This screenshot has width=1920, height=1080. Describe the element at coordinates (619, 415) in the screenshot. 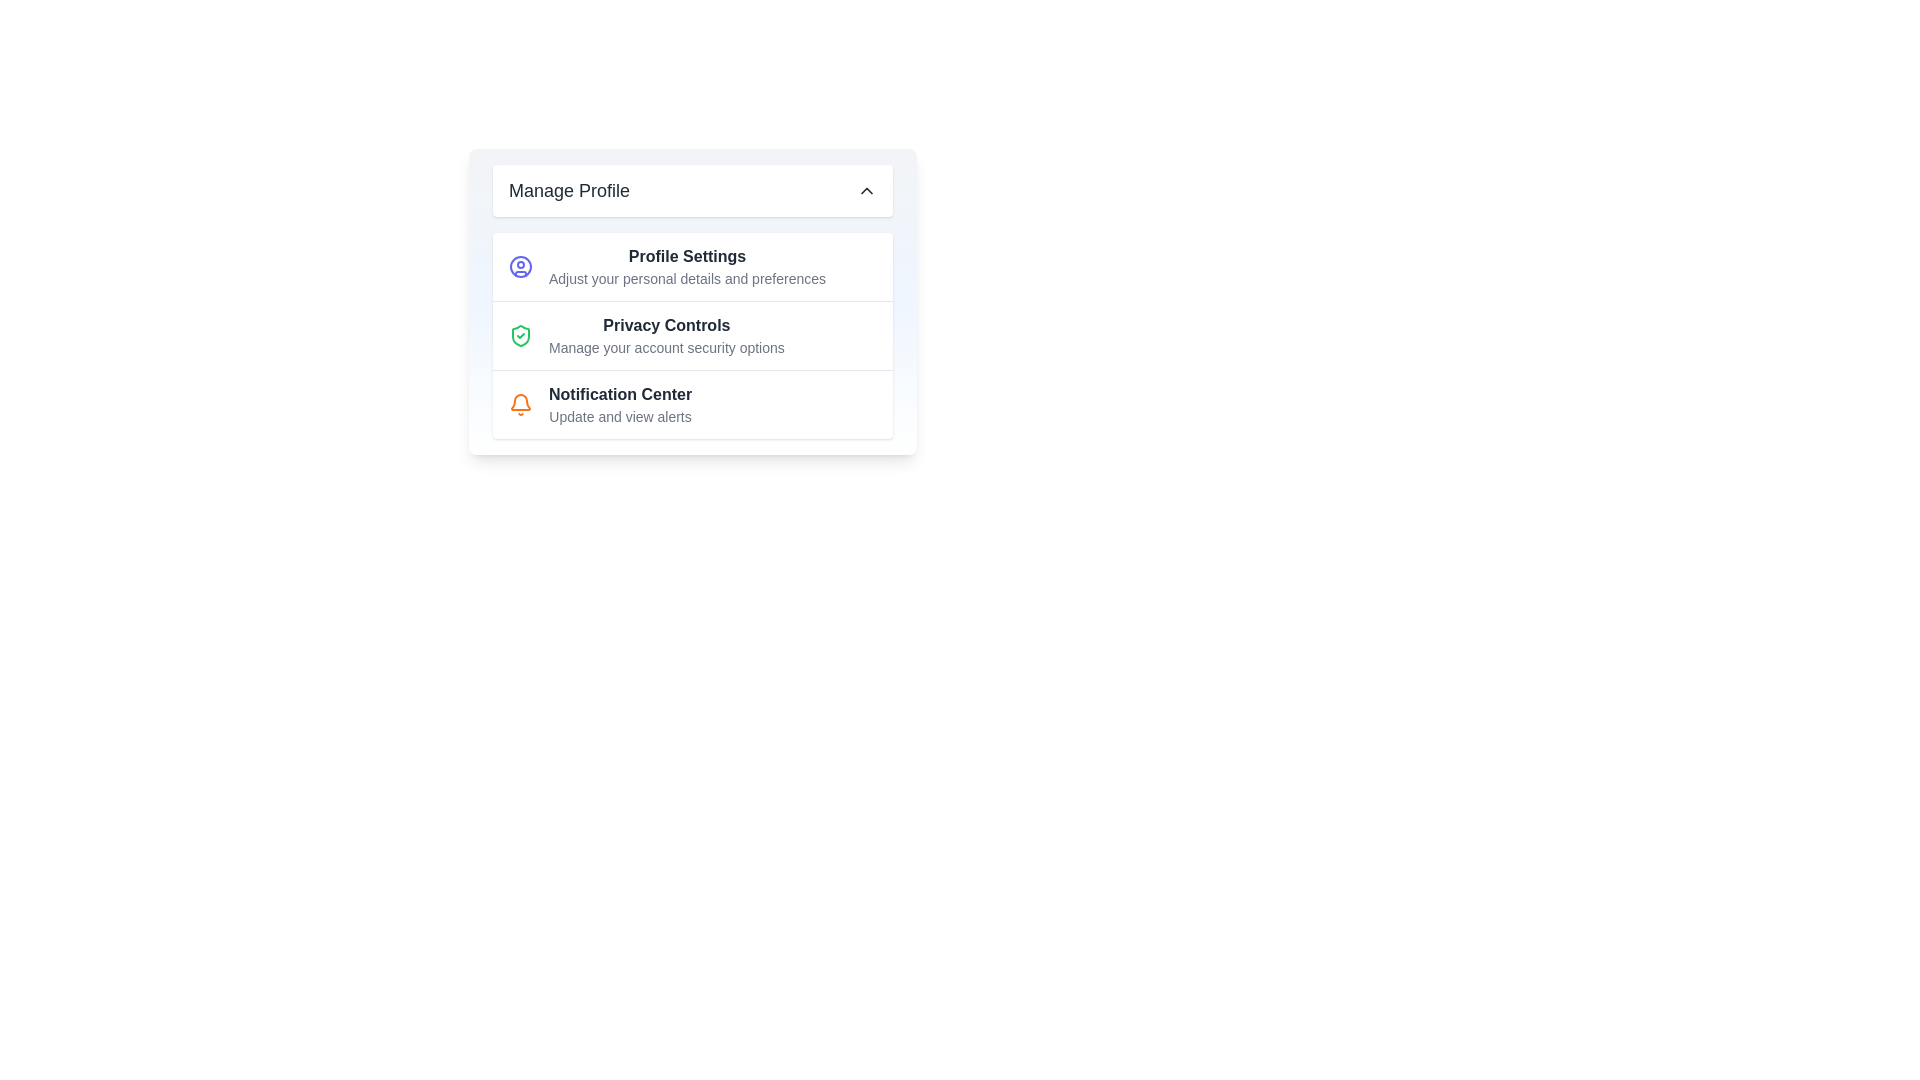

I see `the Inline text label that provides a description related to the functionality of the Notification Center, located below the title in the Manage Profile section` at that location.